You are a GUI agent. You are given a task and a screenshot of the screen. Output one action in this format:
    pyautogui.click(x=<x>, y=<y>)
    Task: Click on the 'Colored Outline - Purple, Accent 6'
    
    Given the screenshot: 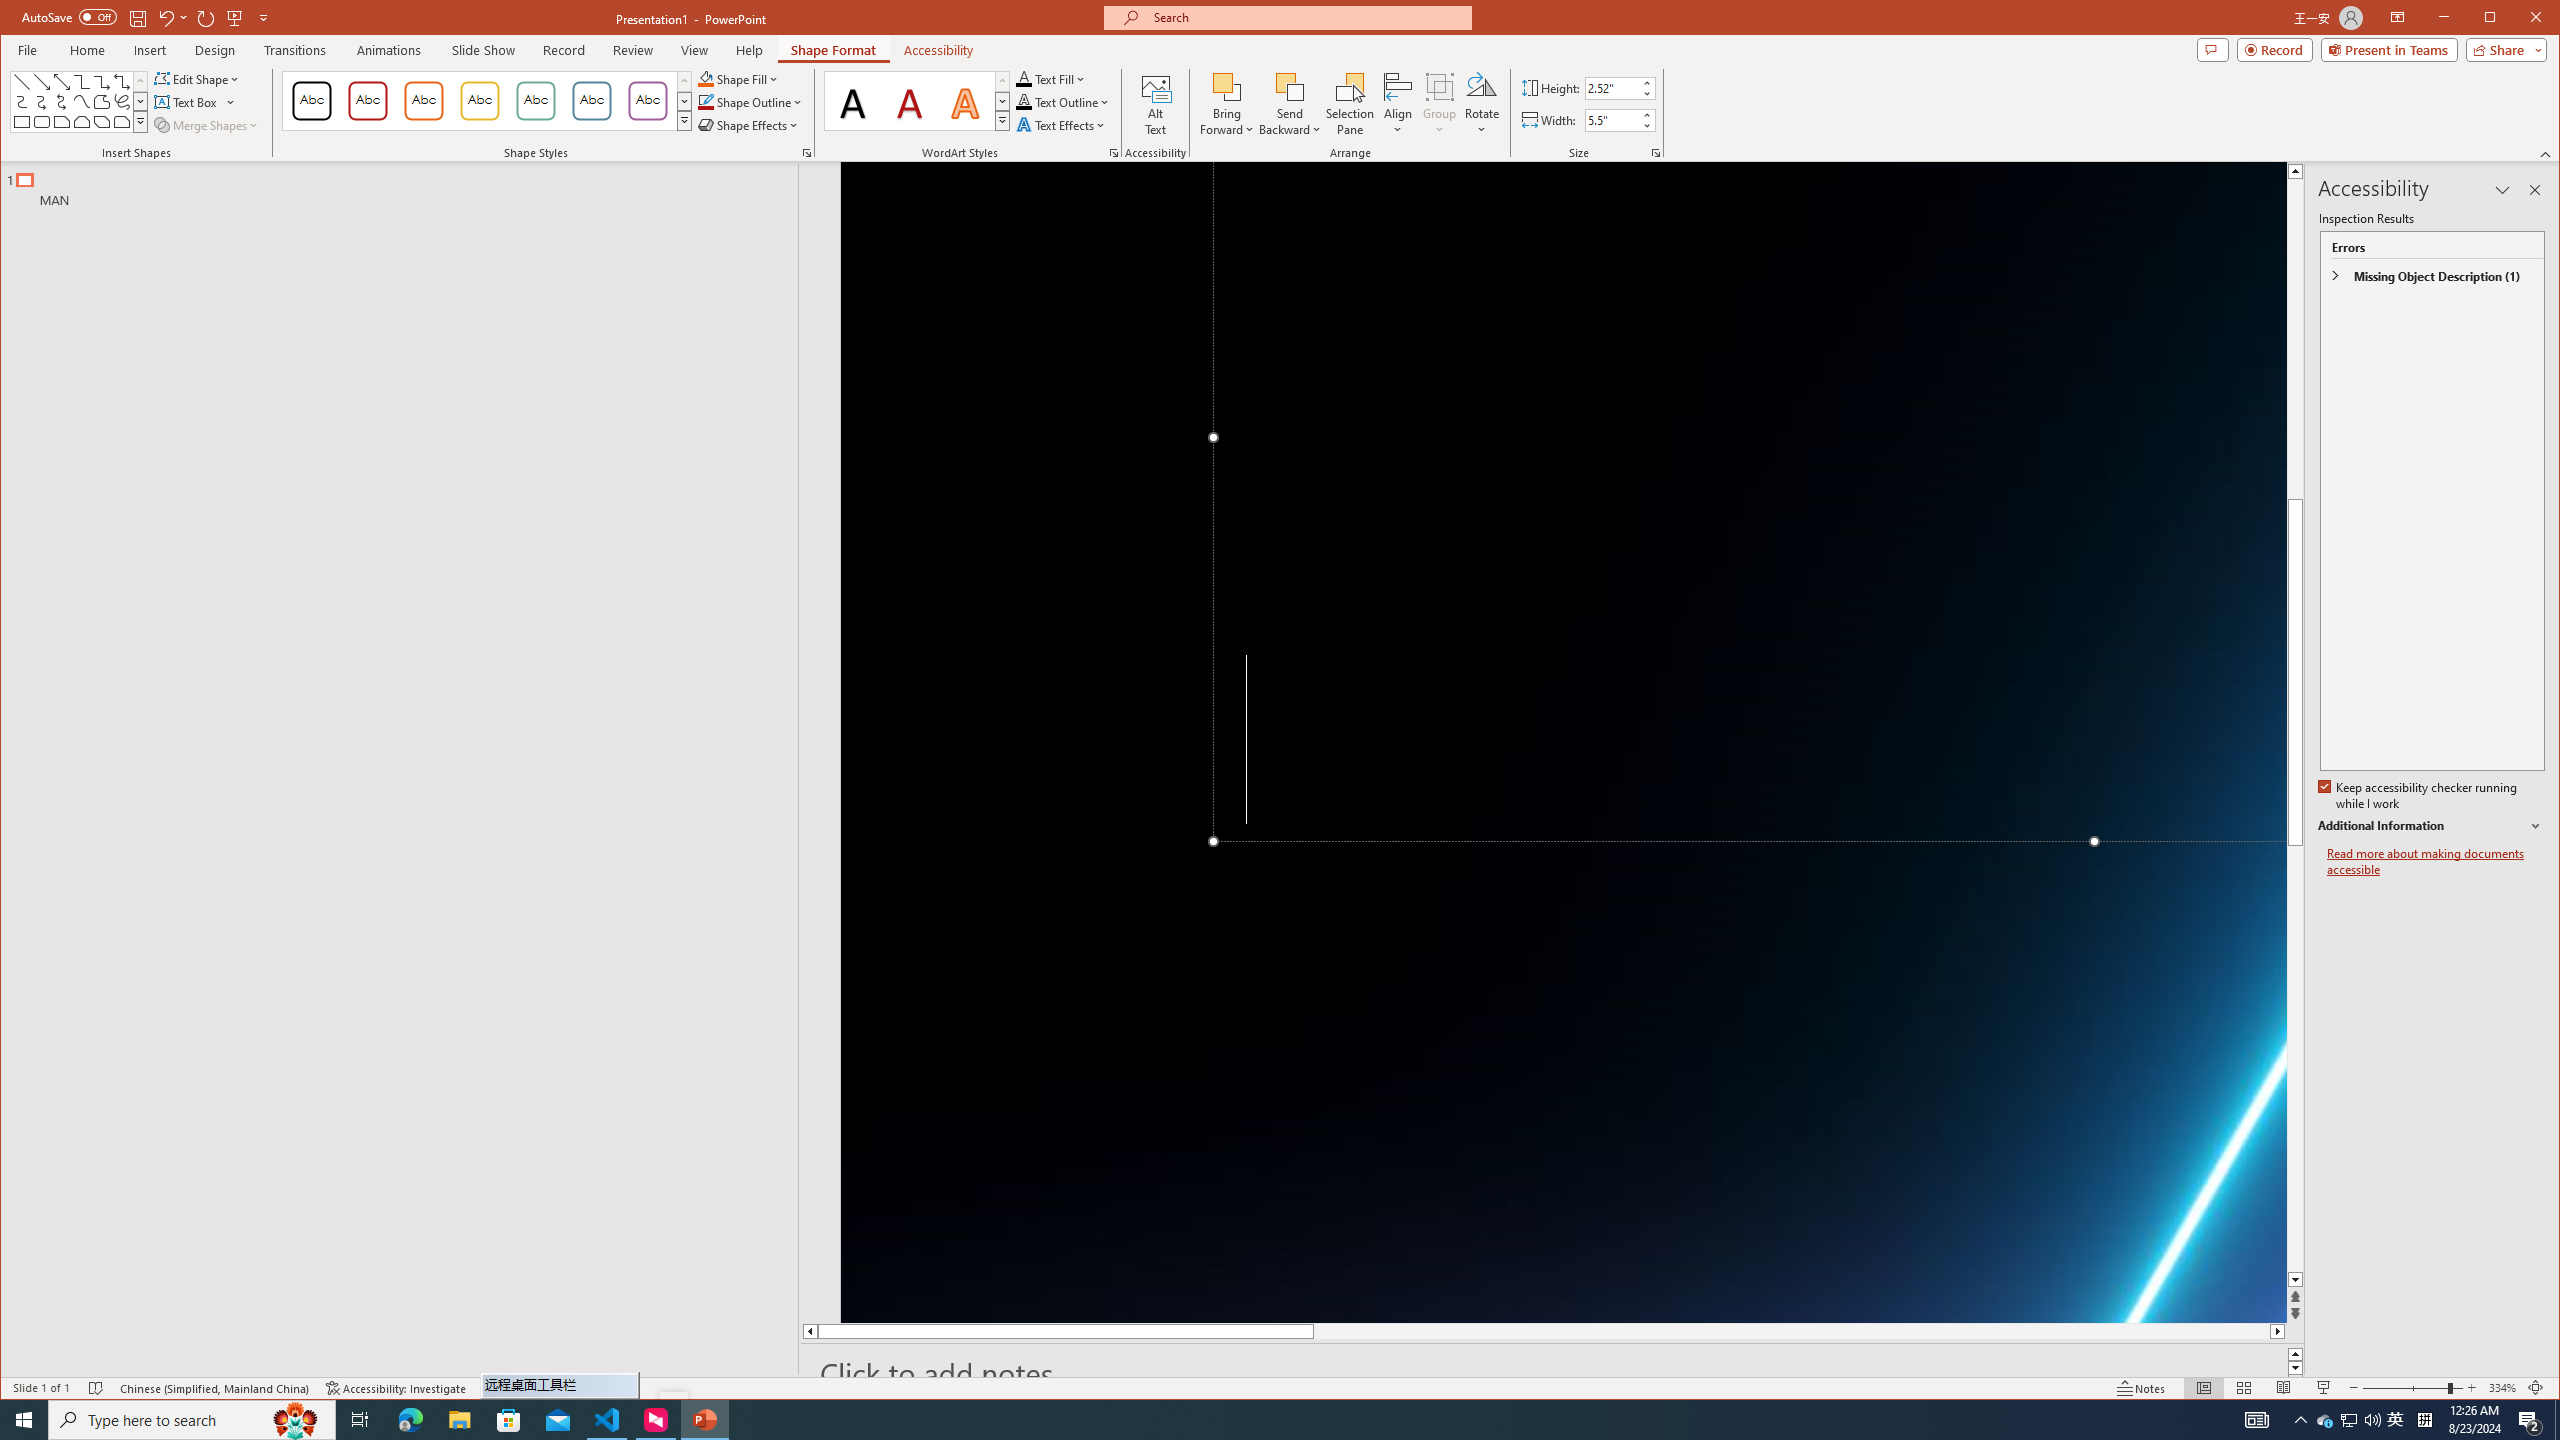 What is the action you would take?
    pyautogui.click(x=647, y=100)
    